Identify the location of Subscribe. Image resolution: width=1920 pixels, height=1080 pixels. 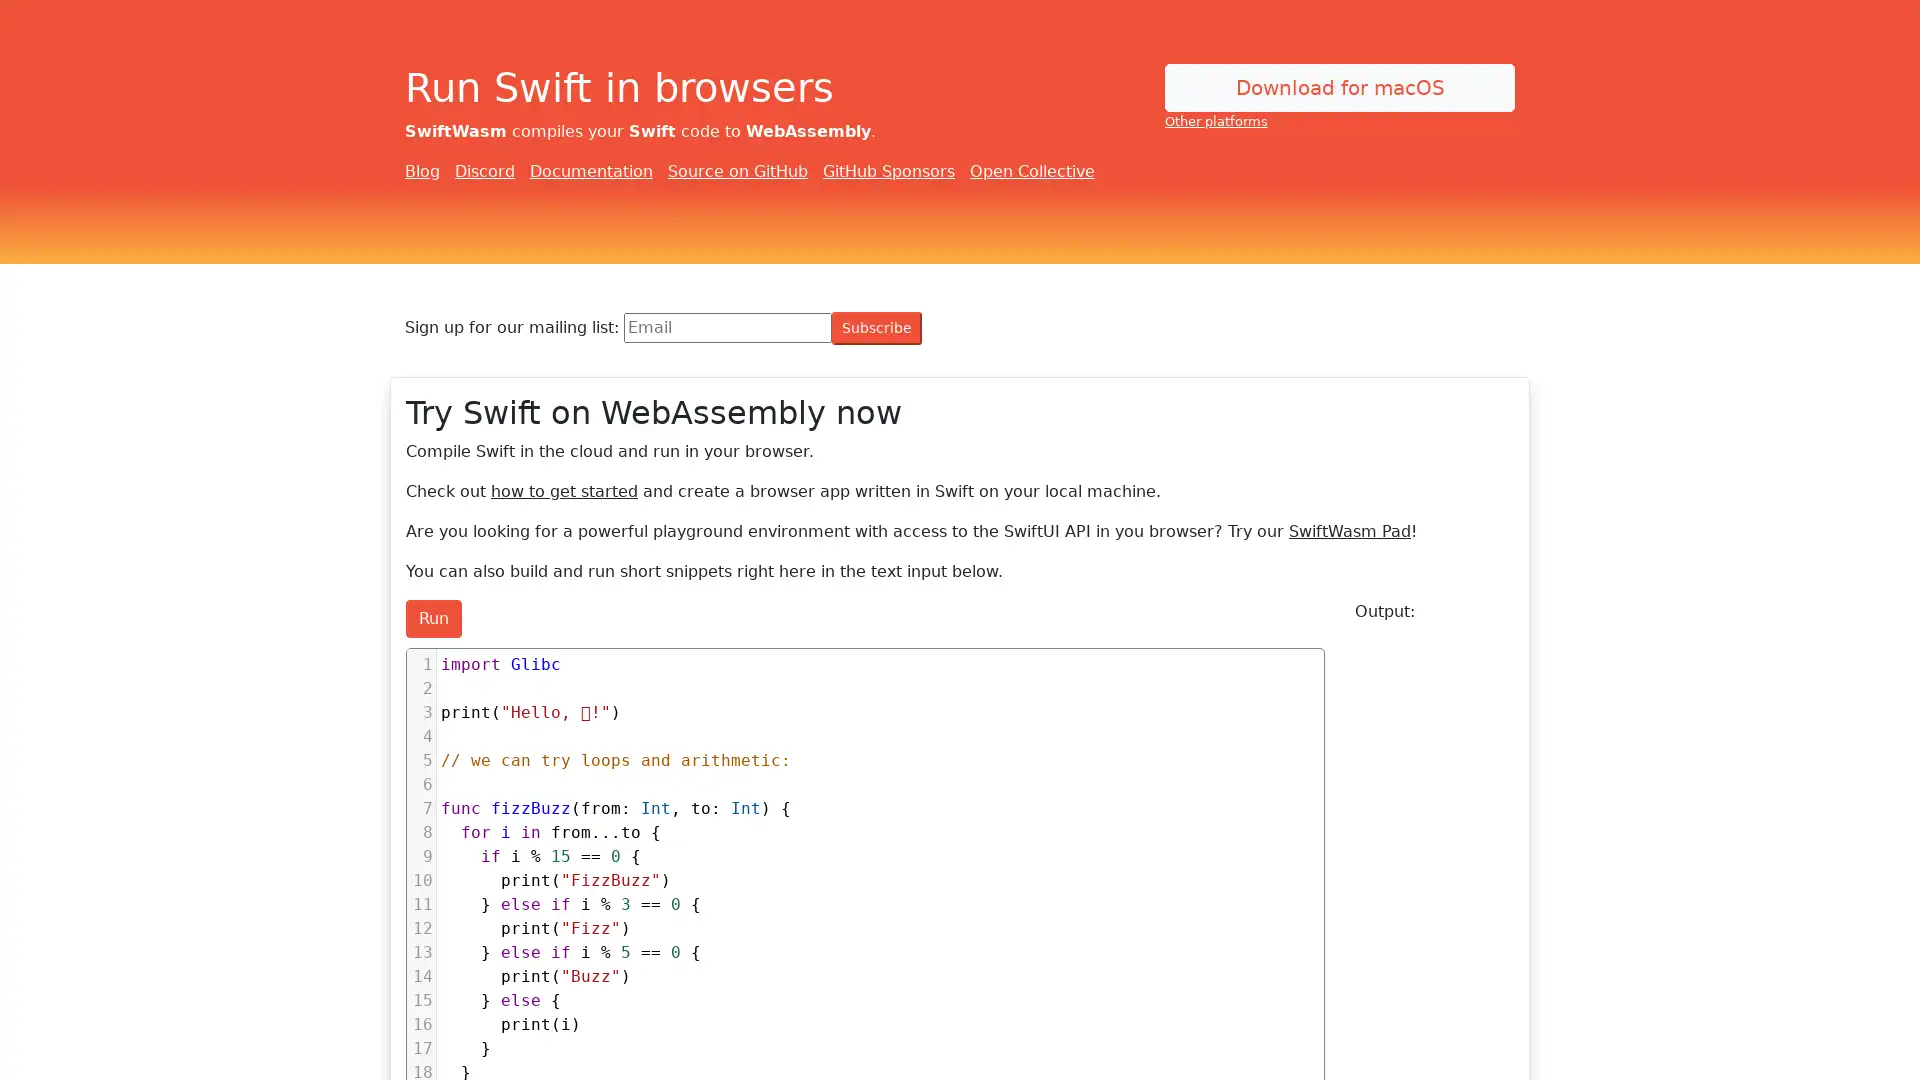
(877, 327).